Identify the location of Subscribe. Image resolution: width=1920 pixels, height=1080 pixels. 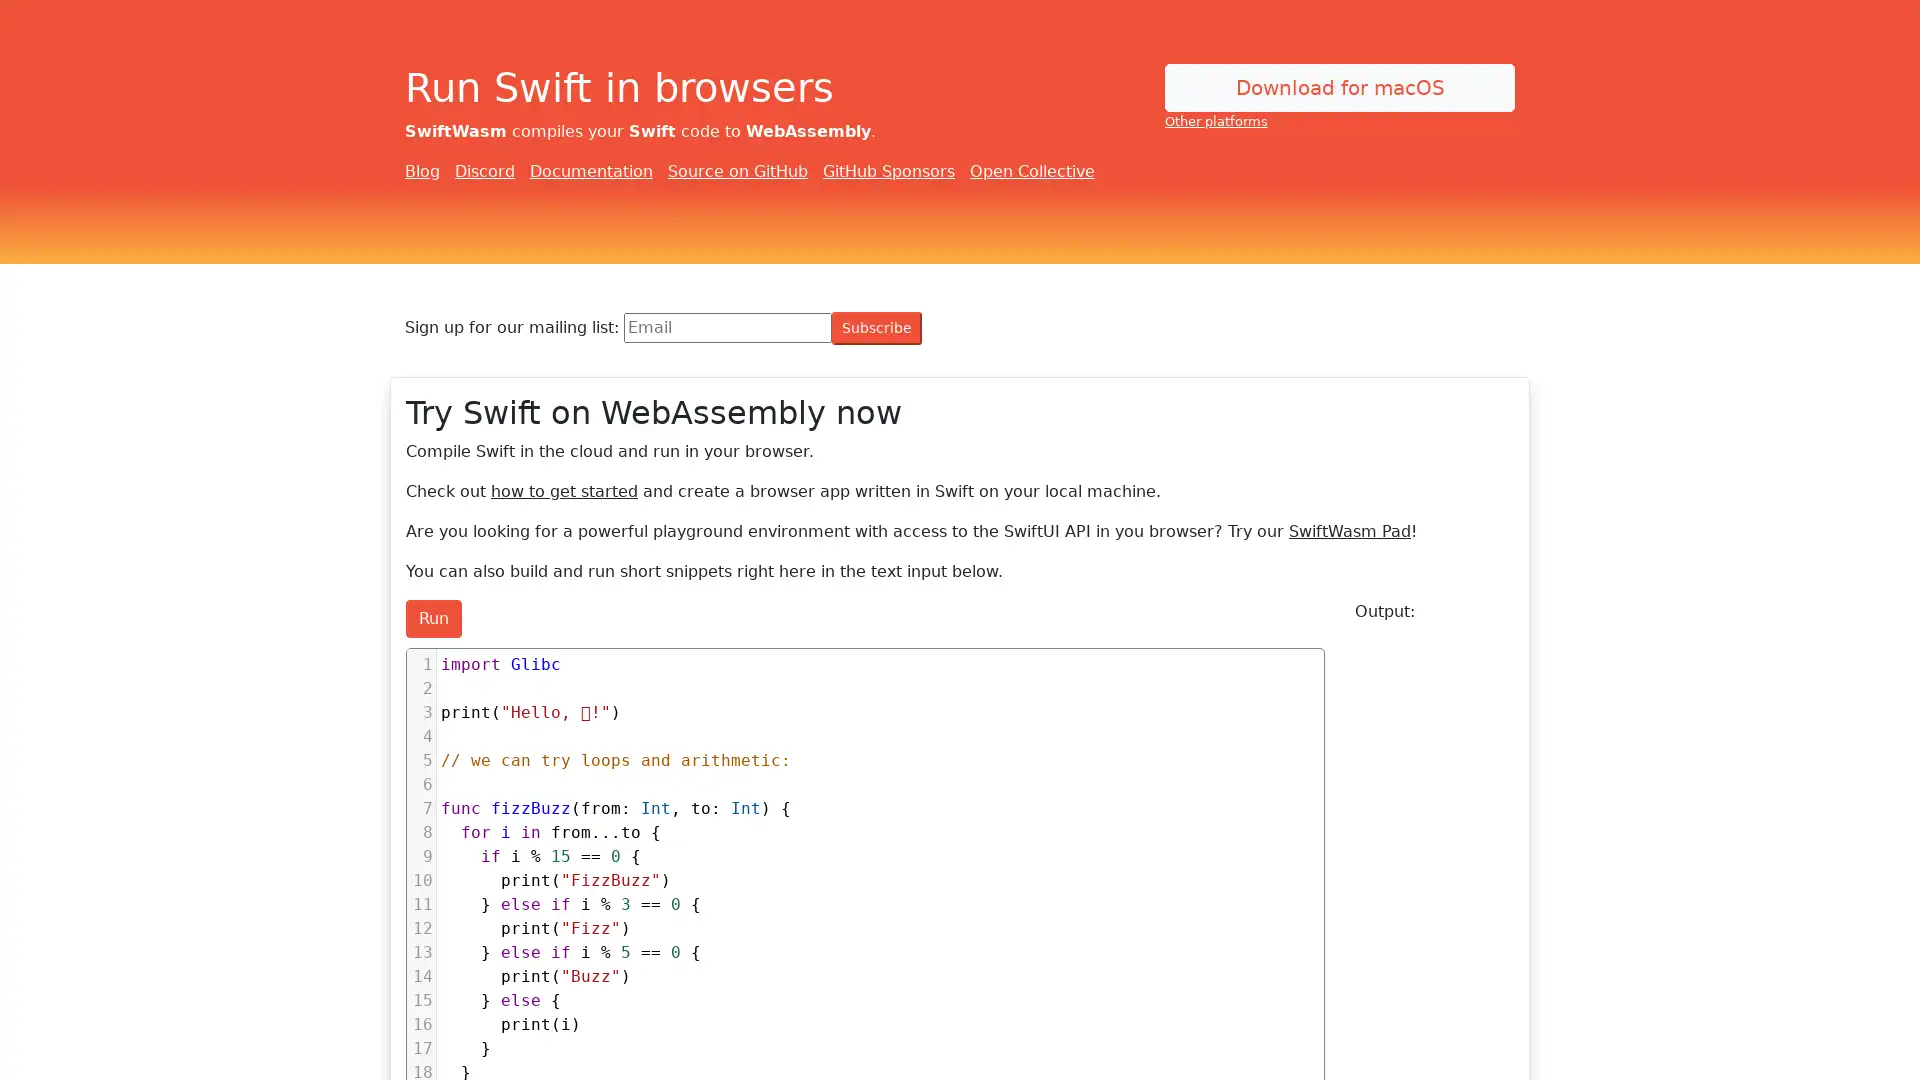
(877, 327).